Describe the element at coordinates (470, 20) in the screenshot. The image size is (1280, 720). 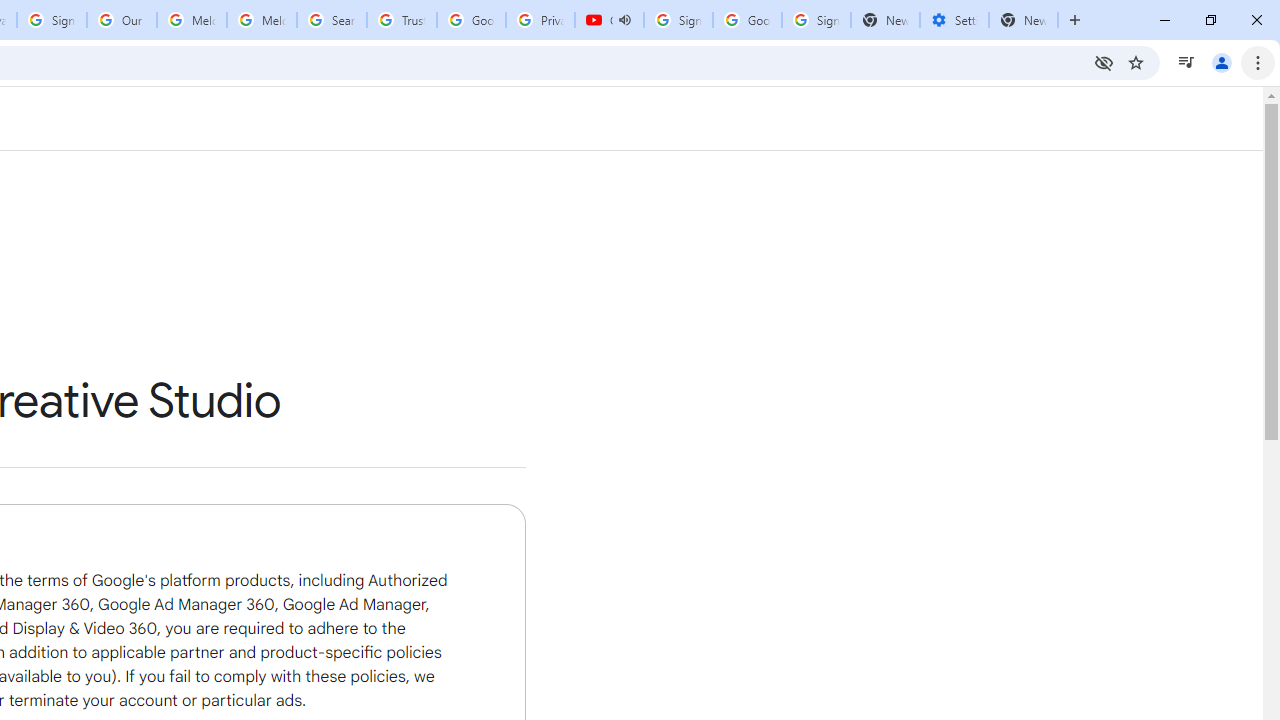
I see `'Google Ads - Sign in'` at that location.